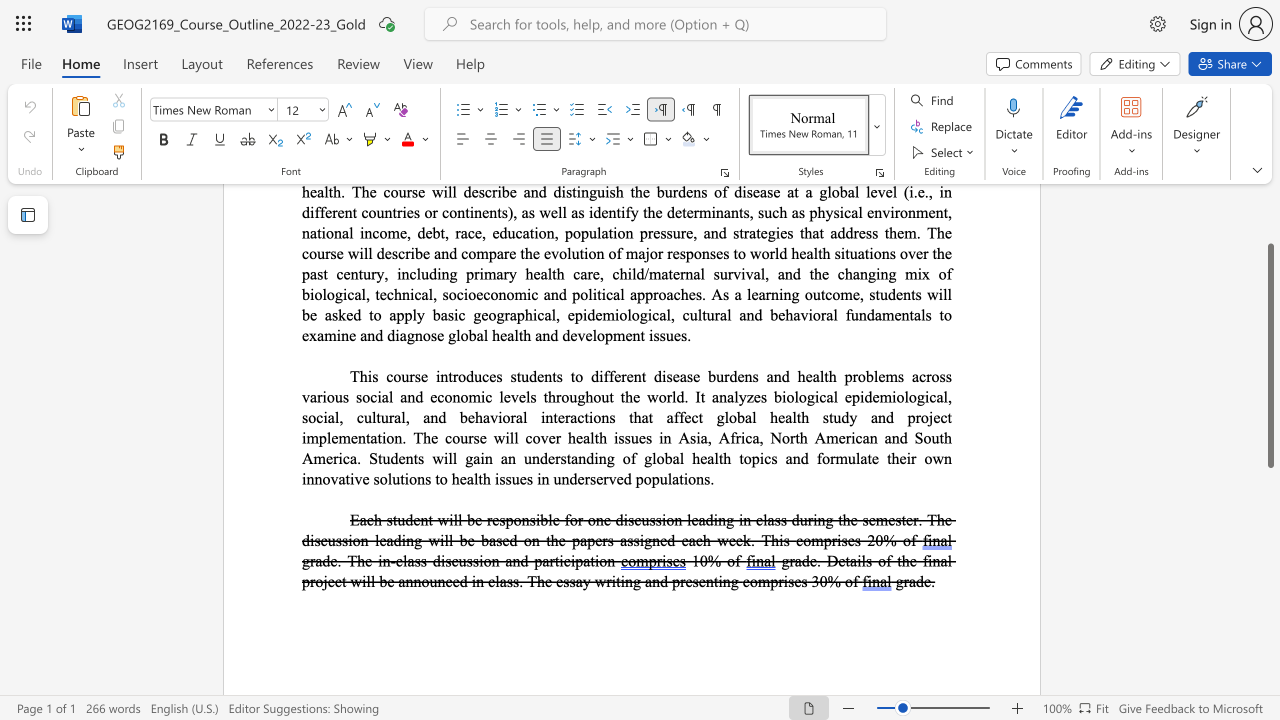  What do you see at coordinates (1269, 354) in the screenshot?
I see `the scrollbar and move down 270 pixels` at bounding box center [1269, 354].